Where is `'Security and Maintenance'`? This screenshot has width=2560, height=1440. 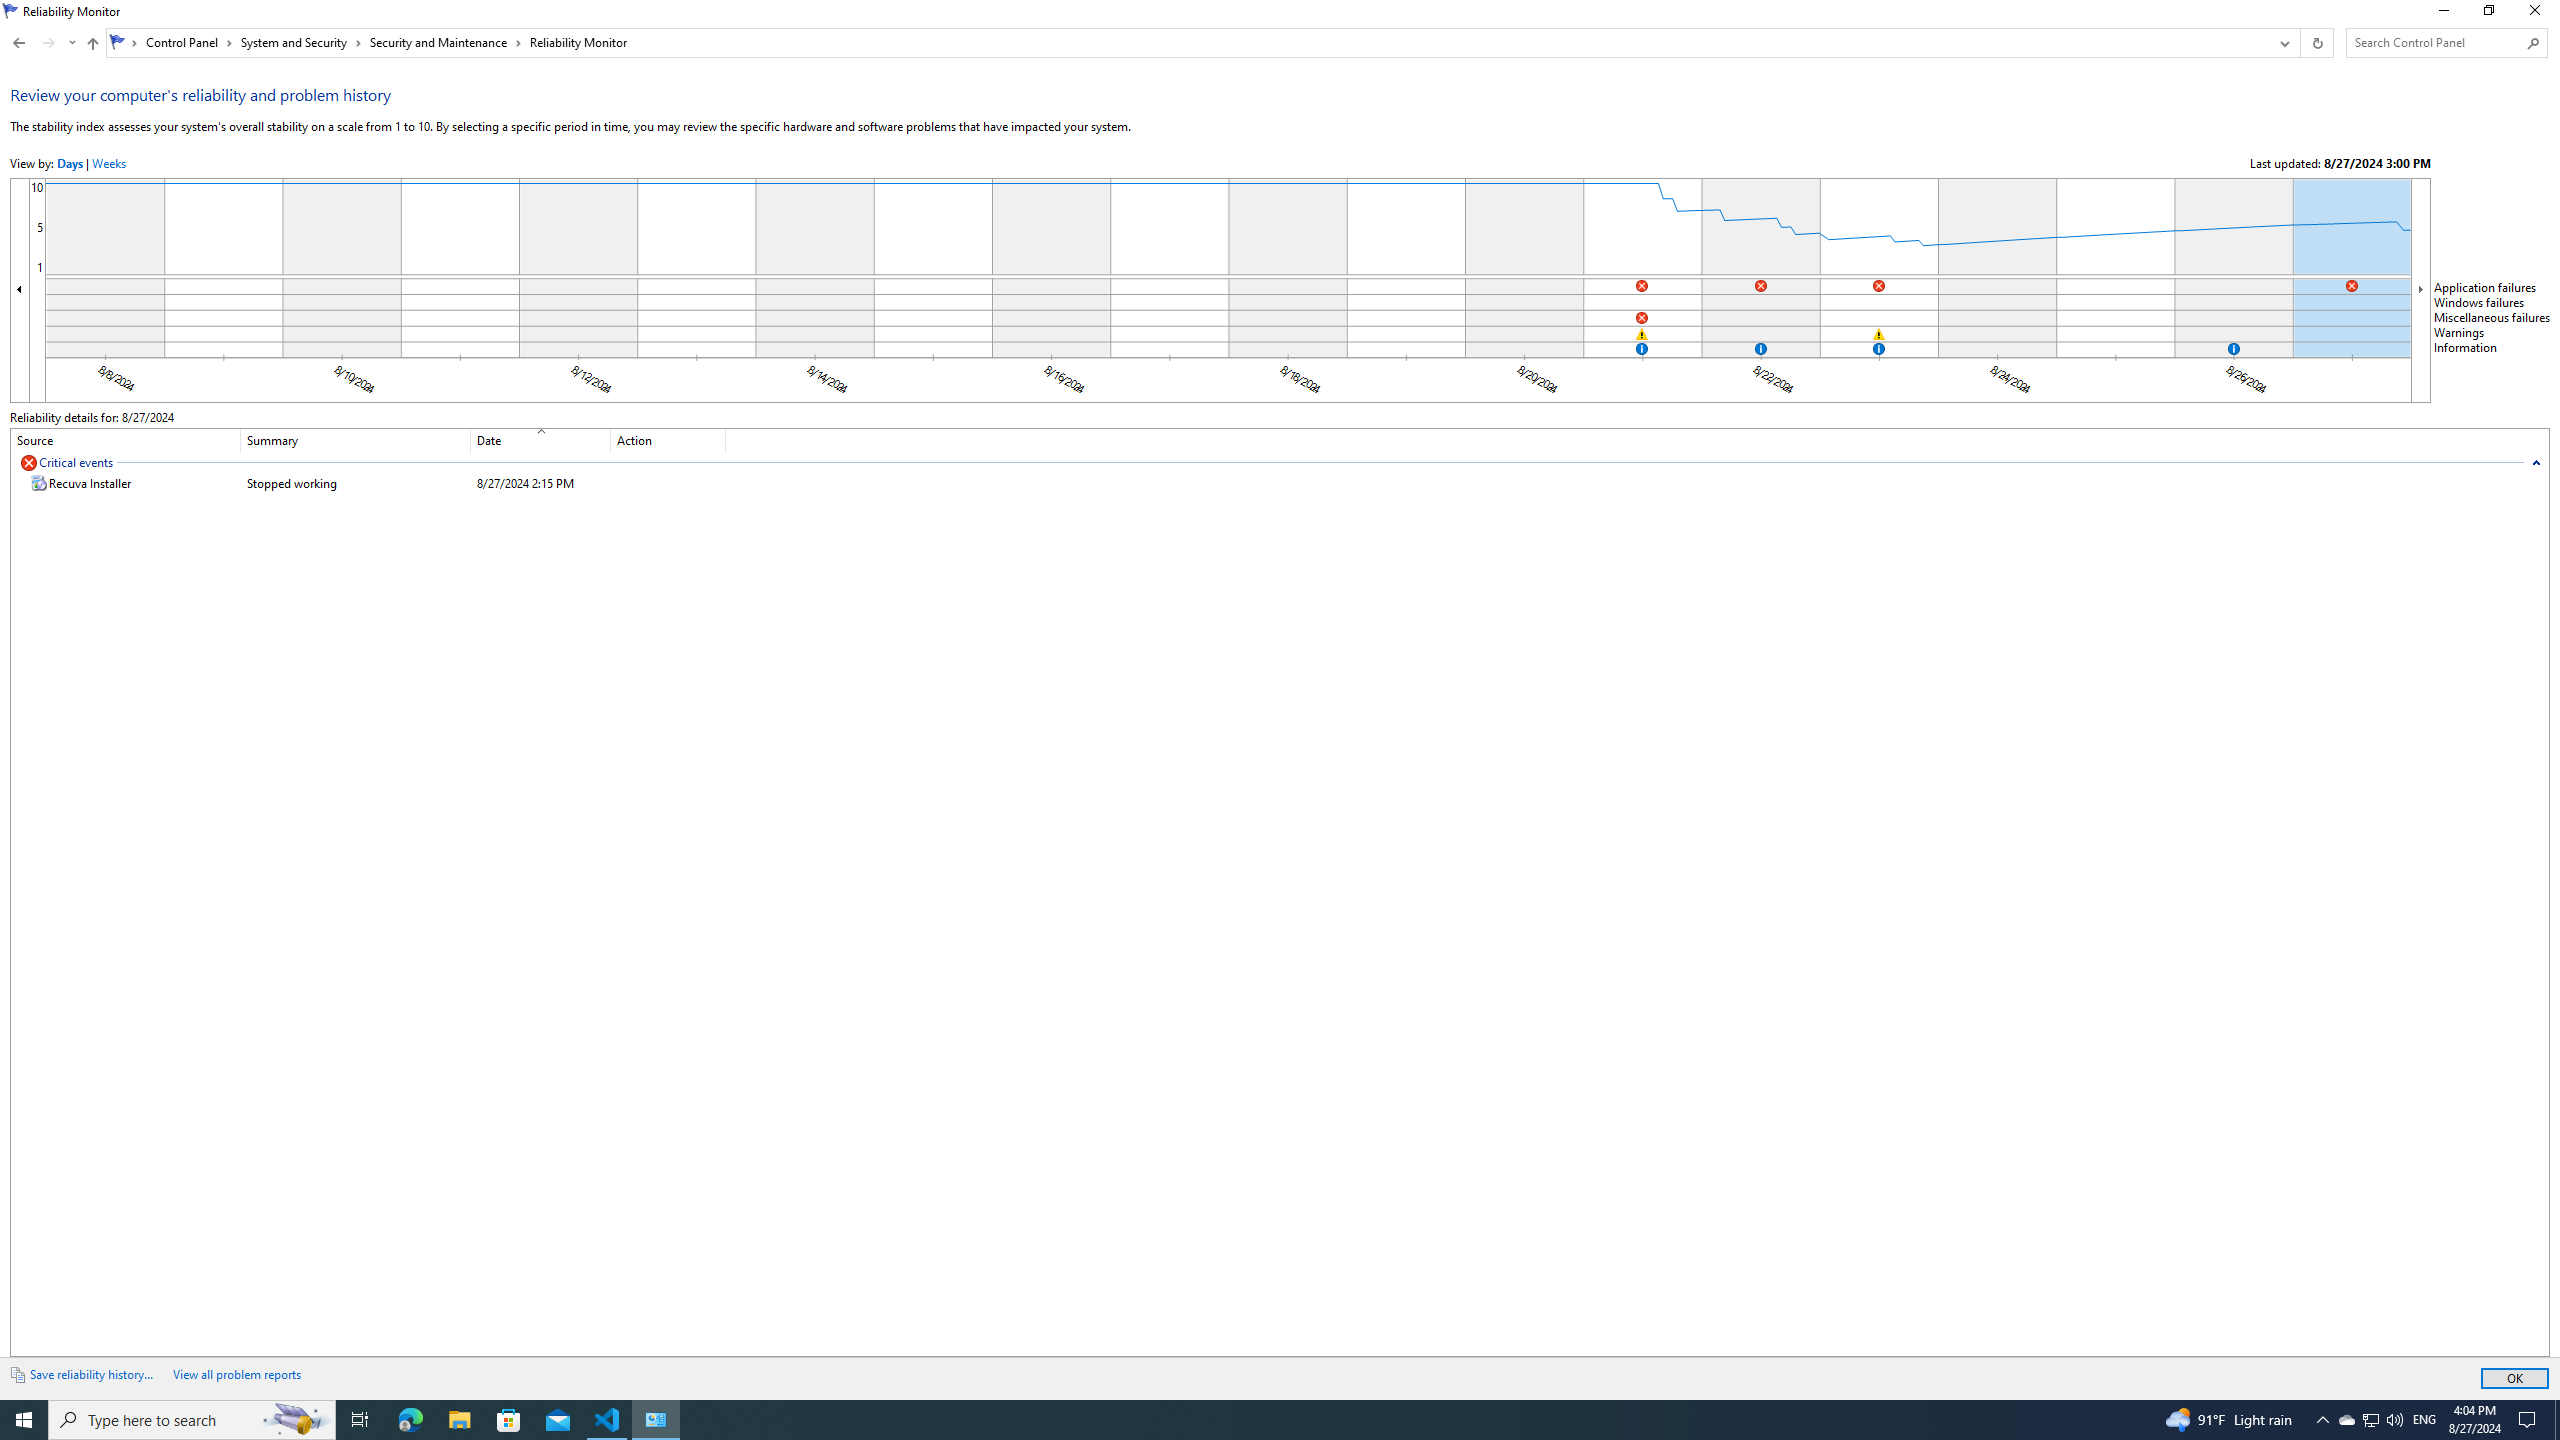
'Security and Maintenance' is located at coordinates (444, 42).